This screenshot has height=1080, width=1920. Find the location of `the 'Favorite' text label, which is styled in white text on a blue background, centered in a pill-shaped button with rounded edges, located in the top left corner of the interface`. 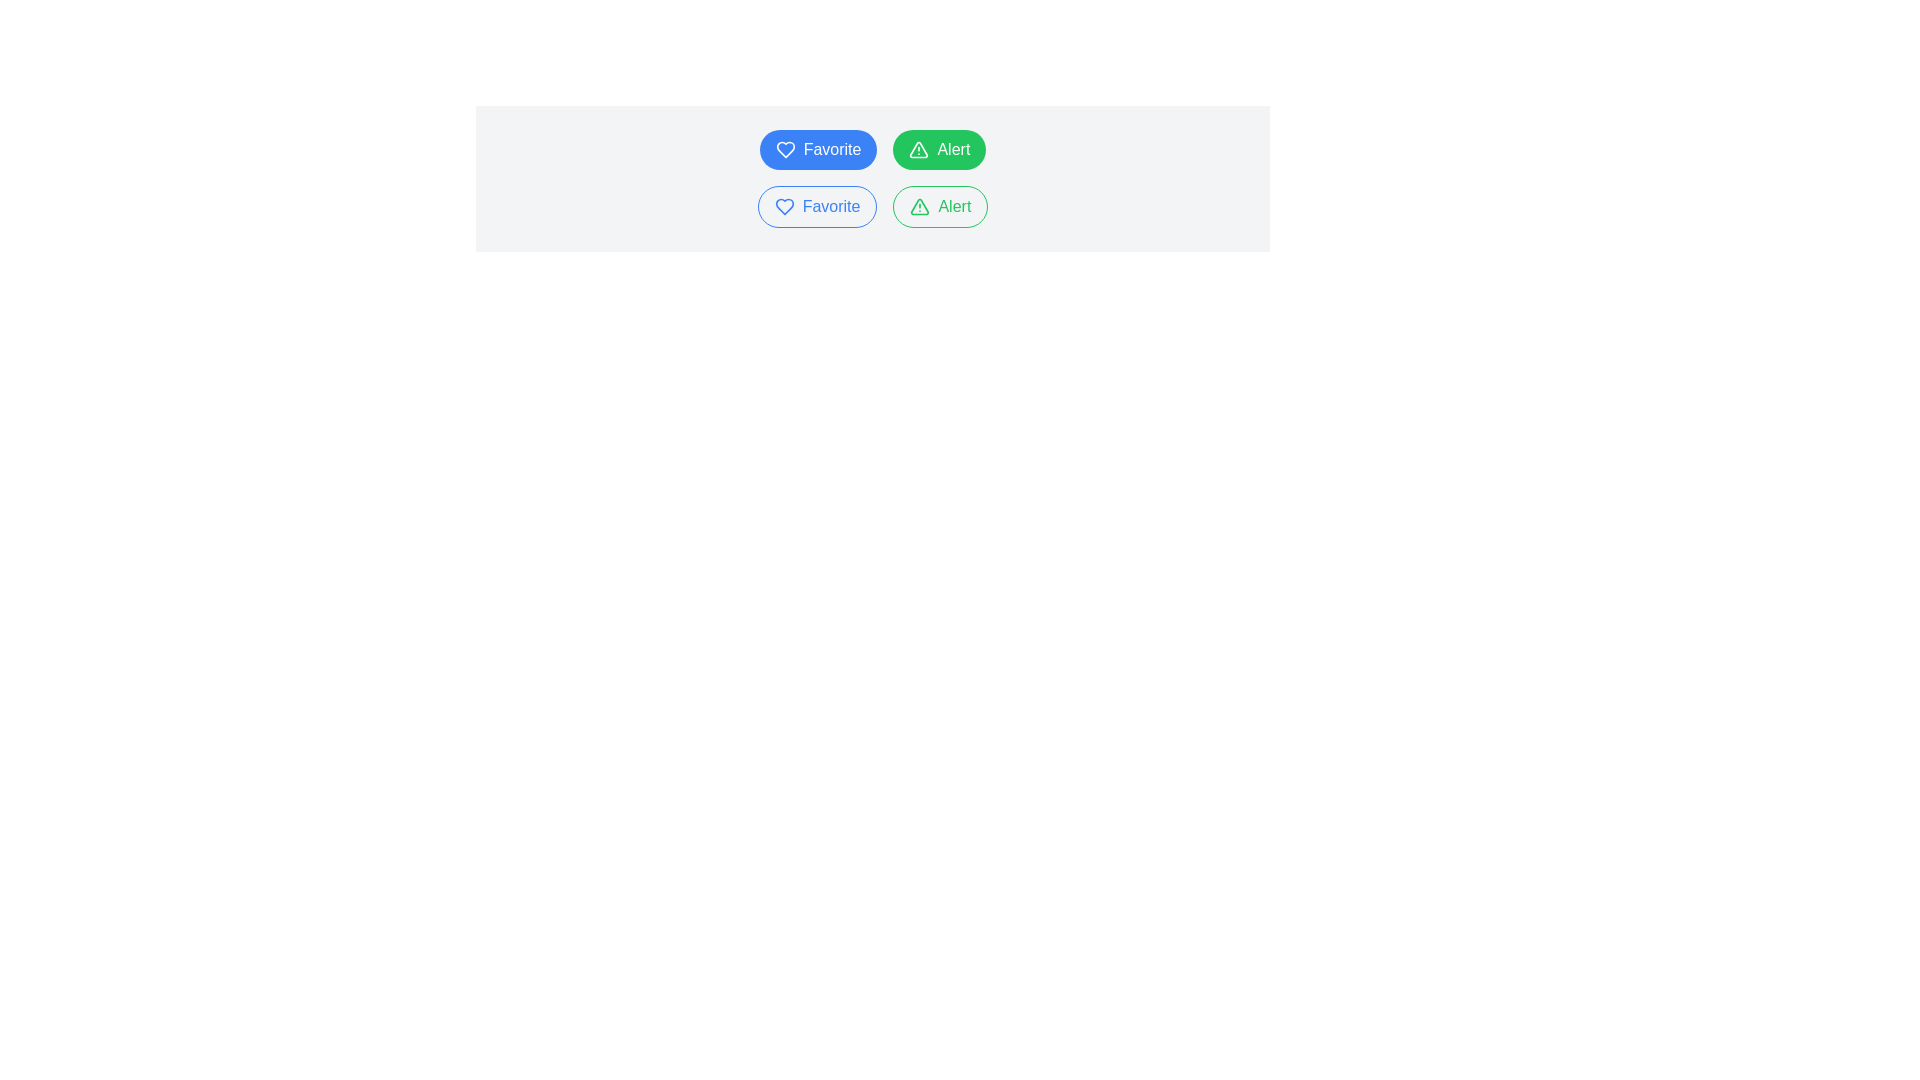

the 'Favorite' text label, which is styled in white text on a blue background, centered in a pill-shaped button with rounded edges, located in the top left corner of the interface is located at coordinates (832, 149).